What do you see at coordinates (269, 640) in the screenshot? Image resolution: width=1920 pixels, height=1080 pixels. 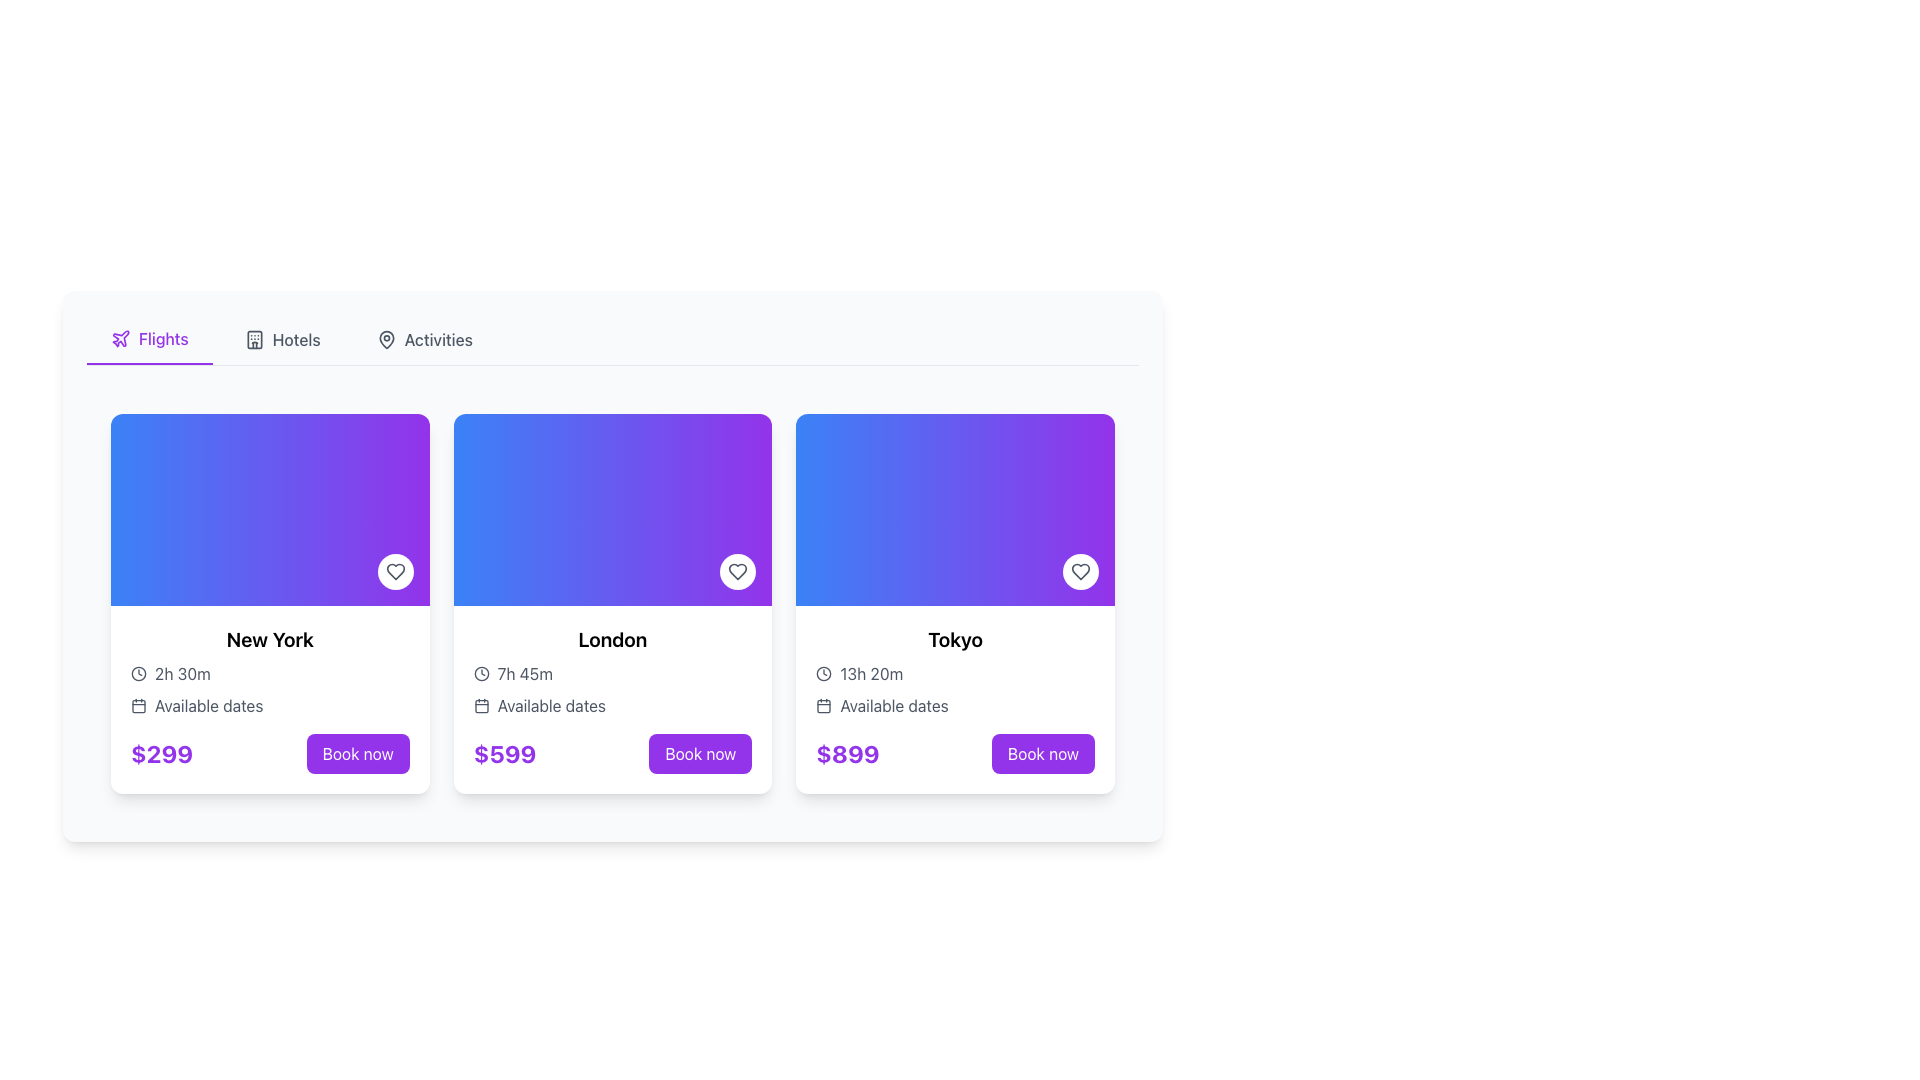 I see `the prominent text label displaying the travel destination name in the first flight card on the left, located beneath the card's visual area` at bounding box center [269, 640].